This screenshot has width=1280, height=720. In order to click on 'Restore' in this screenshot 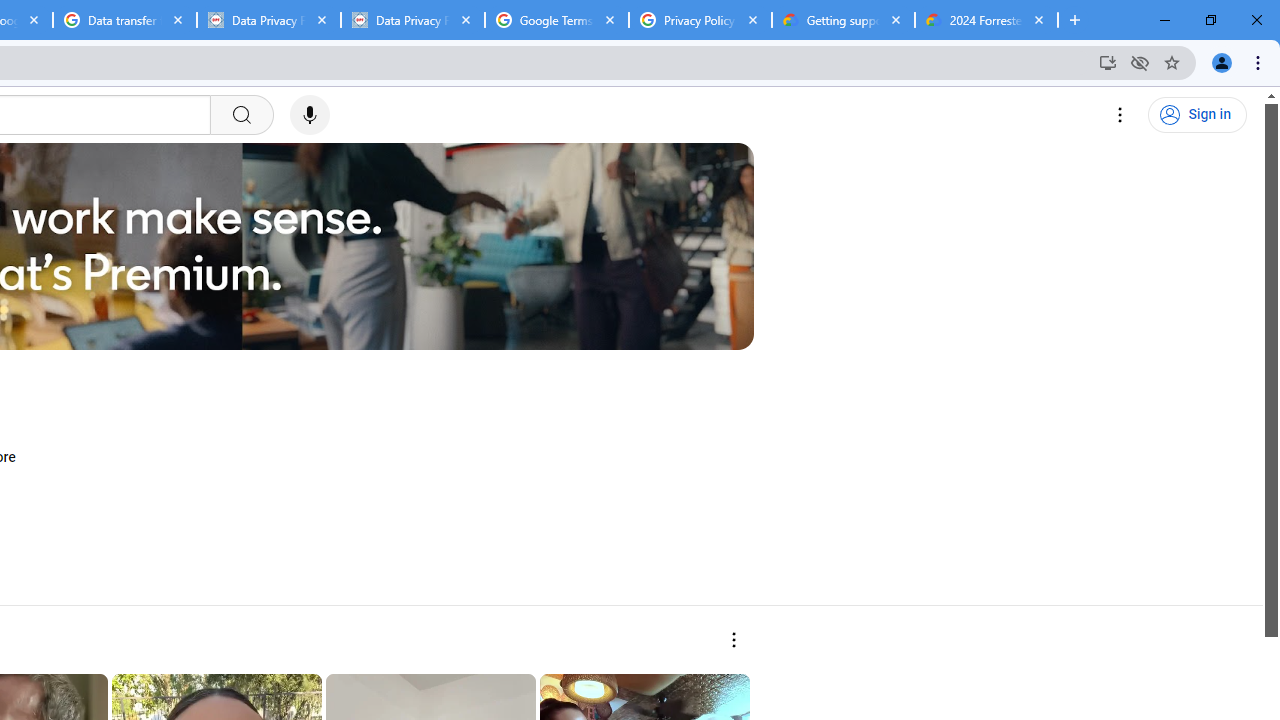, I will do `click(1209, 20)`.